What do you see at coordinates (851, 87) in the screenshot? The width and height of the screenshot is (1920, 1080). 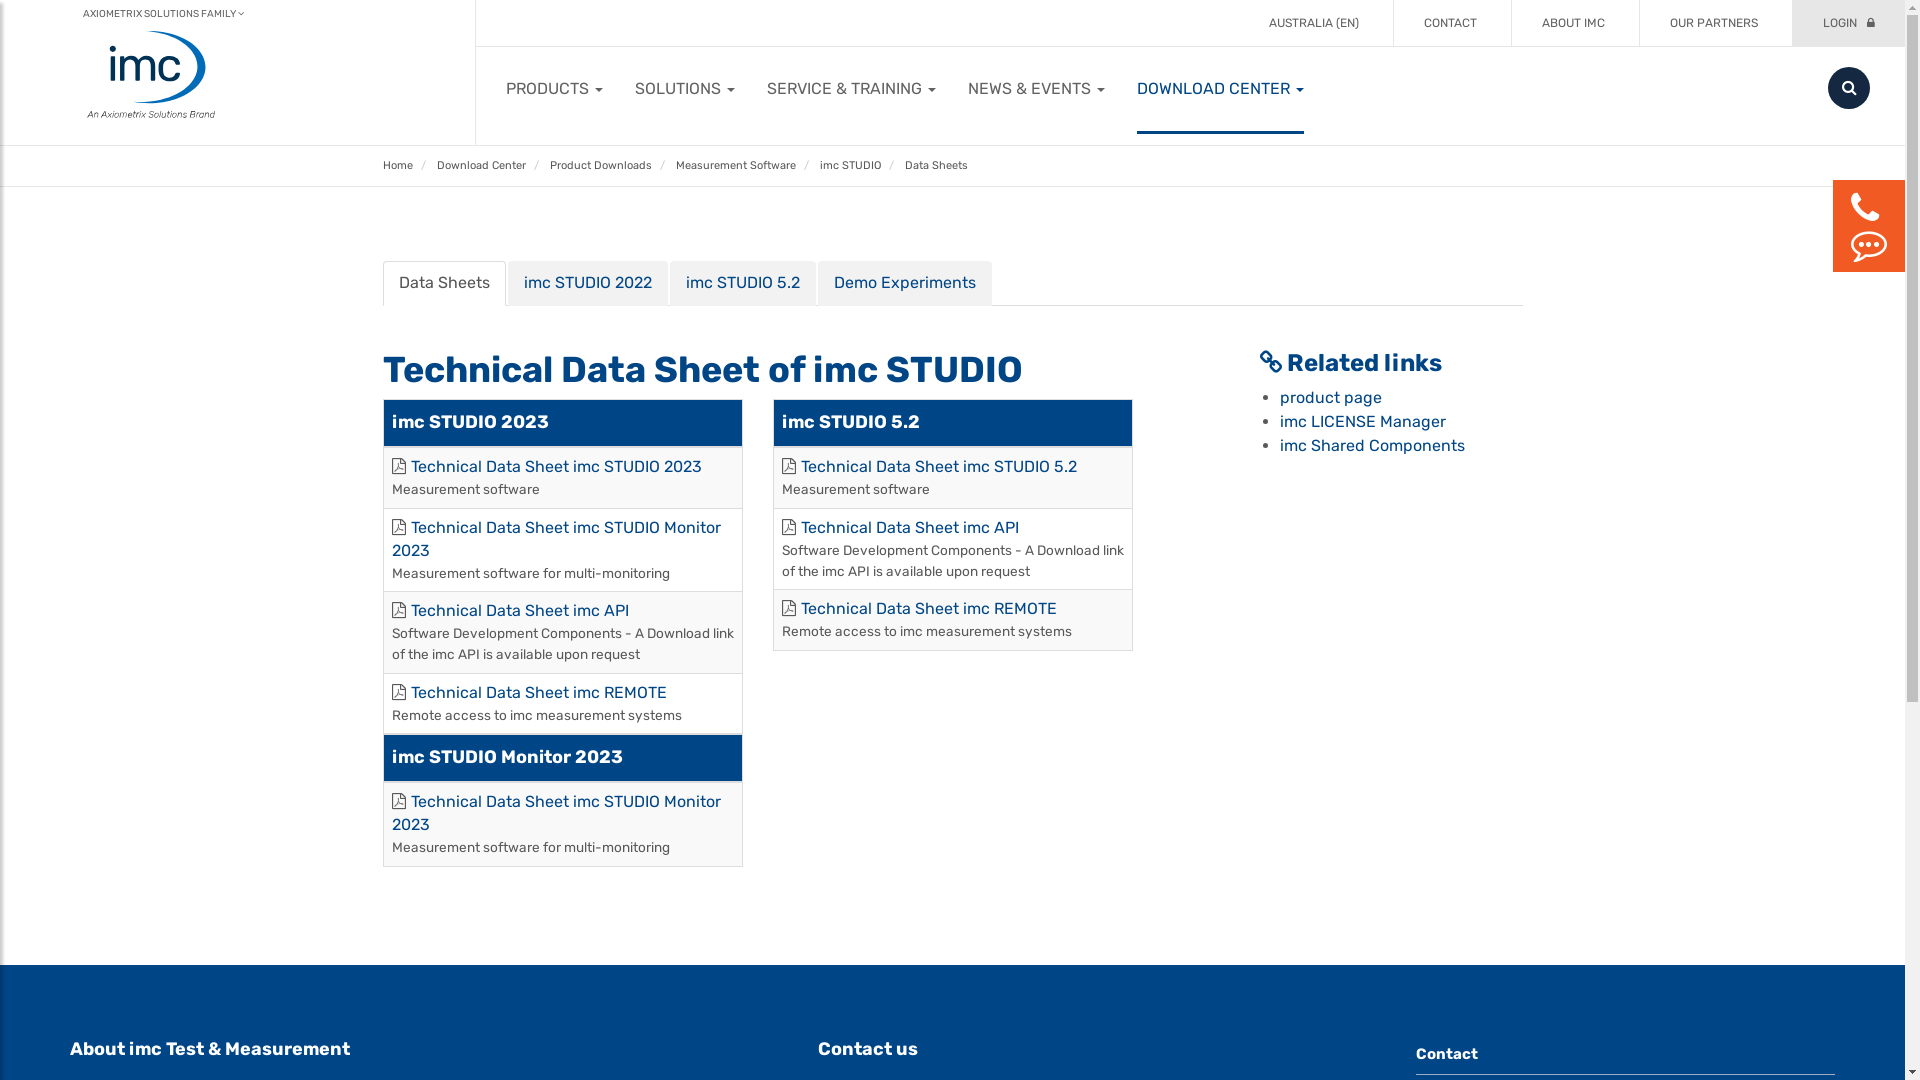 I see `'SERVICE & TRAINING'` at bounding box center [851, 87].